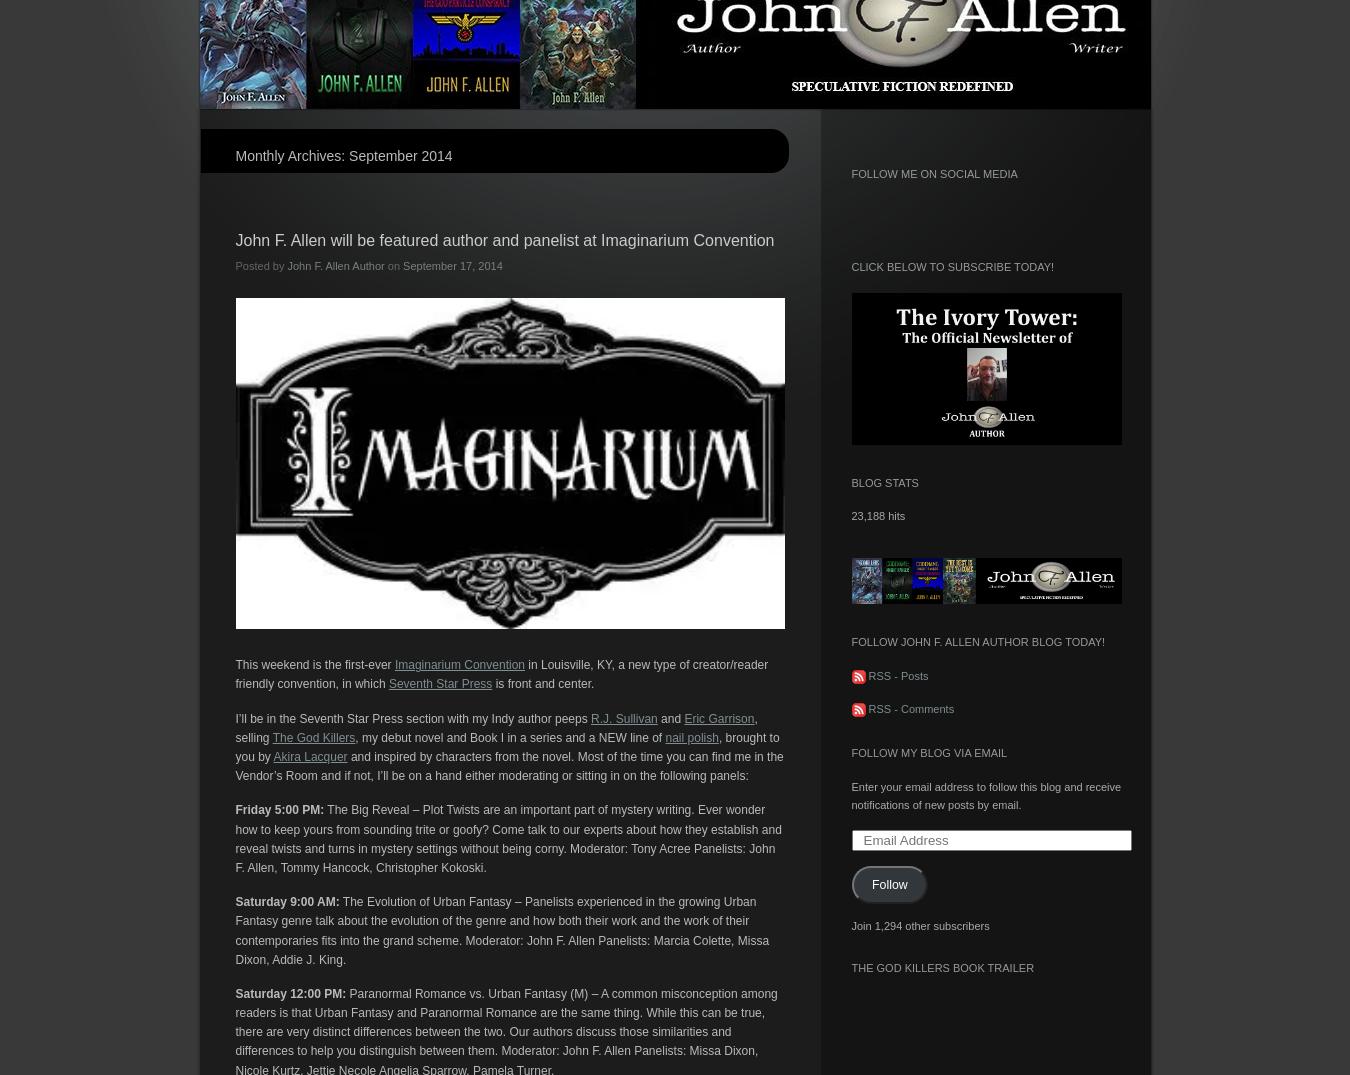 This screenshot has width=1350, height=1075. What do you see at coordinates (976, 641) in the screenshot?
I see `'Follow John F. Allen Author Blog TODAY!'` at bounding box center [976, 641].